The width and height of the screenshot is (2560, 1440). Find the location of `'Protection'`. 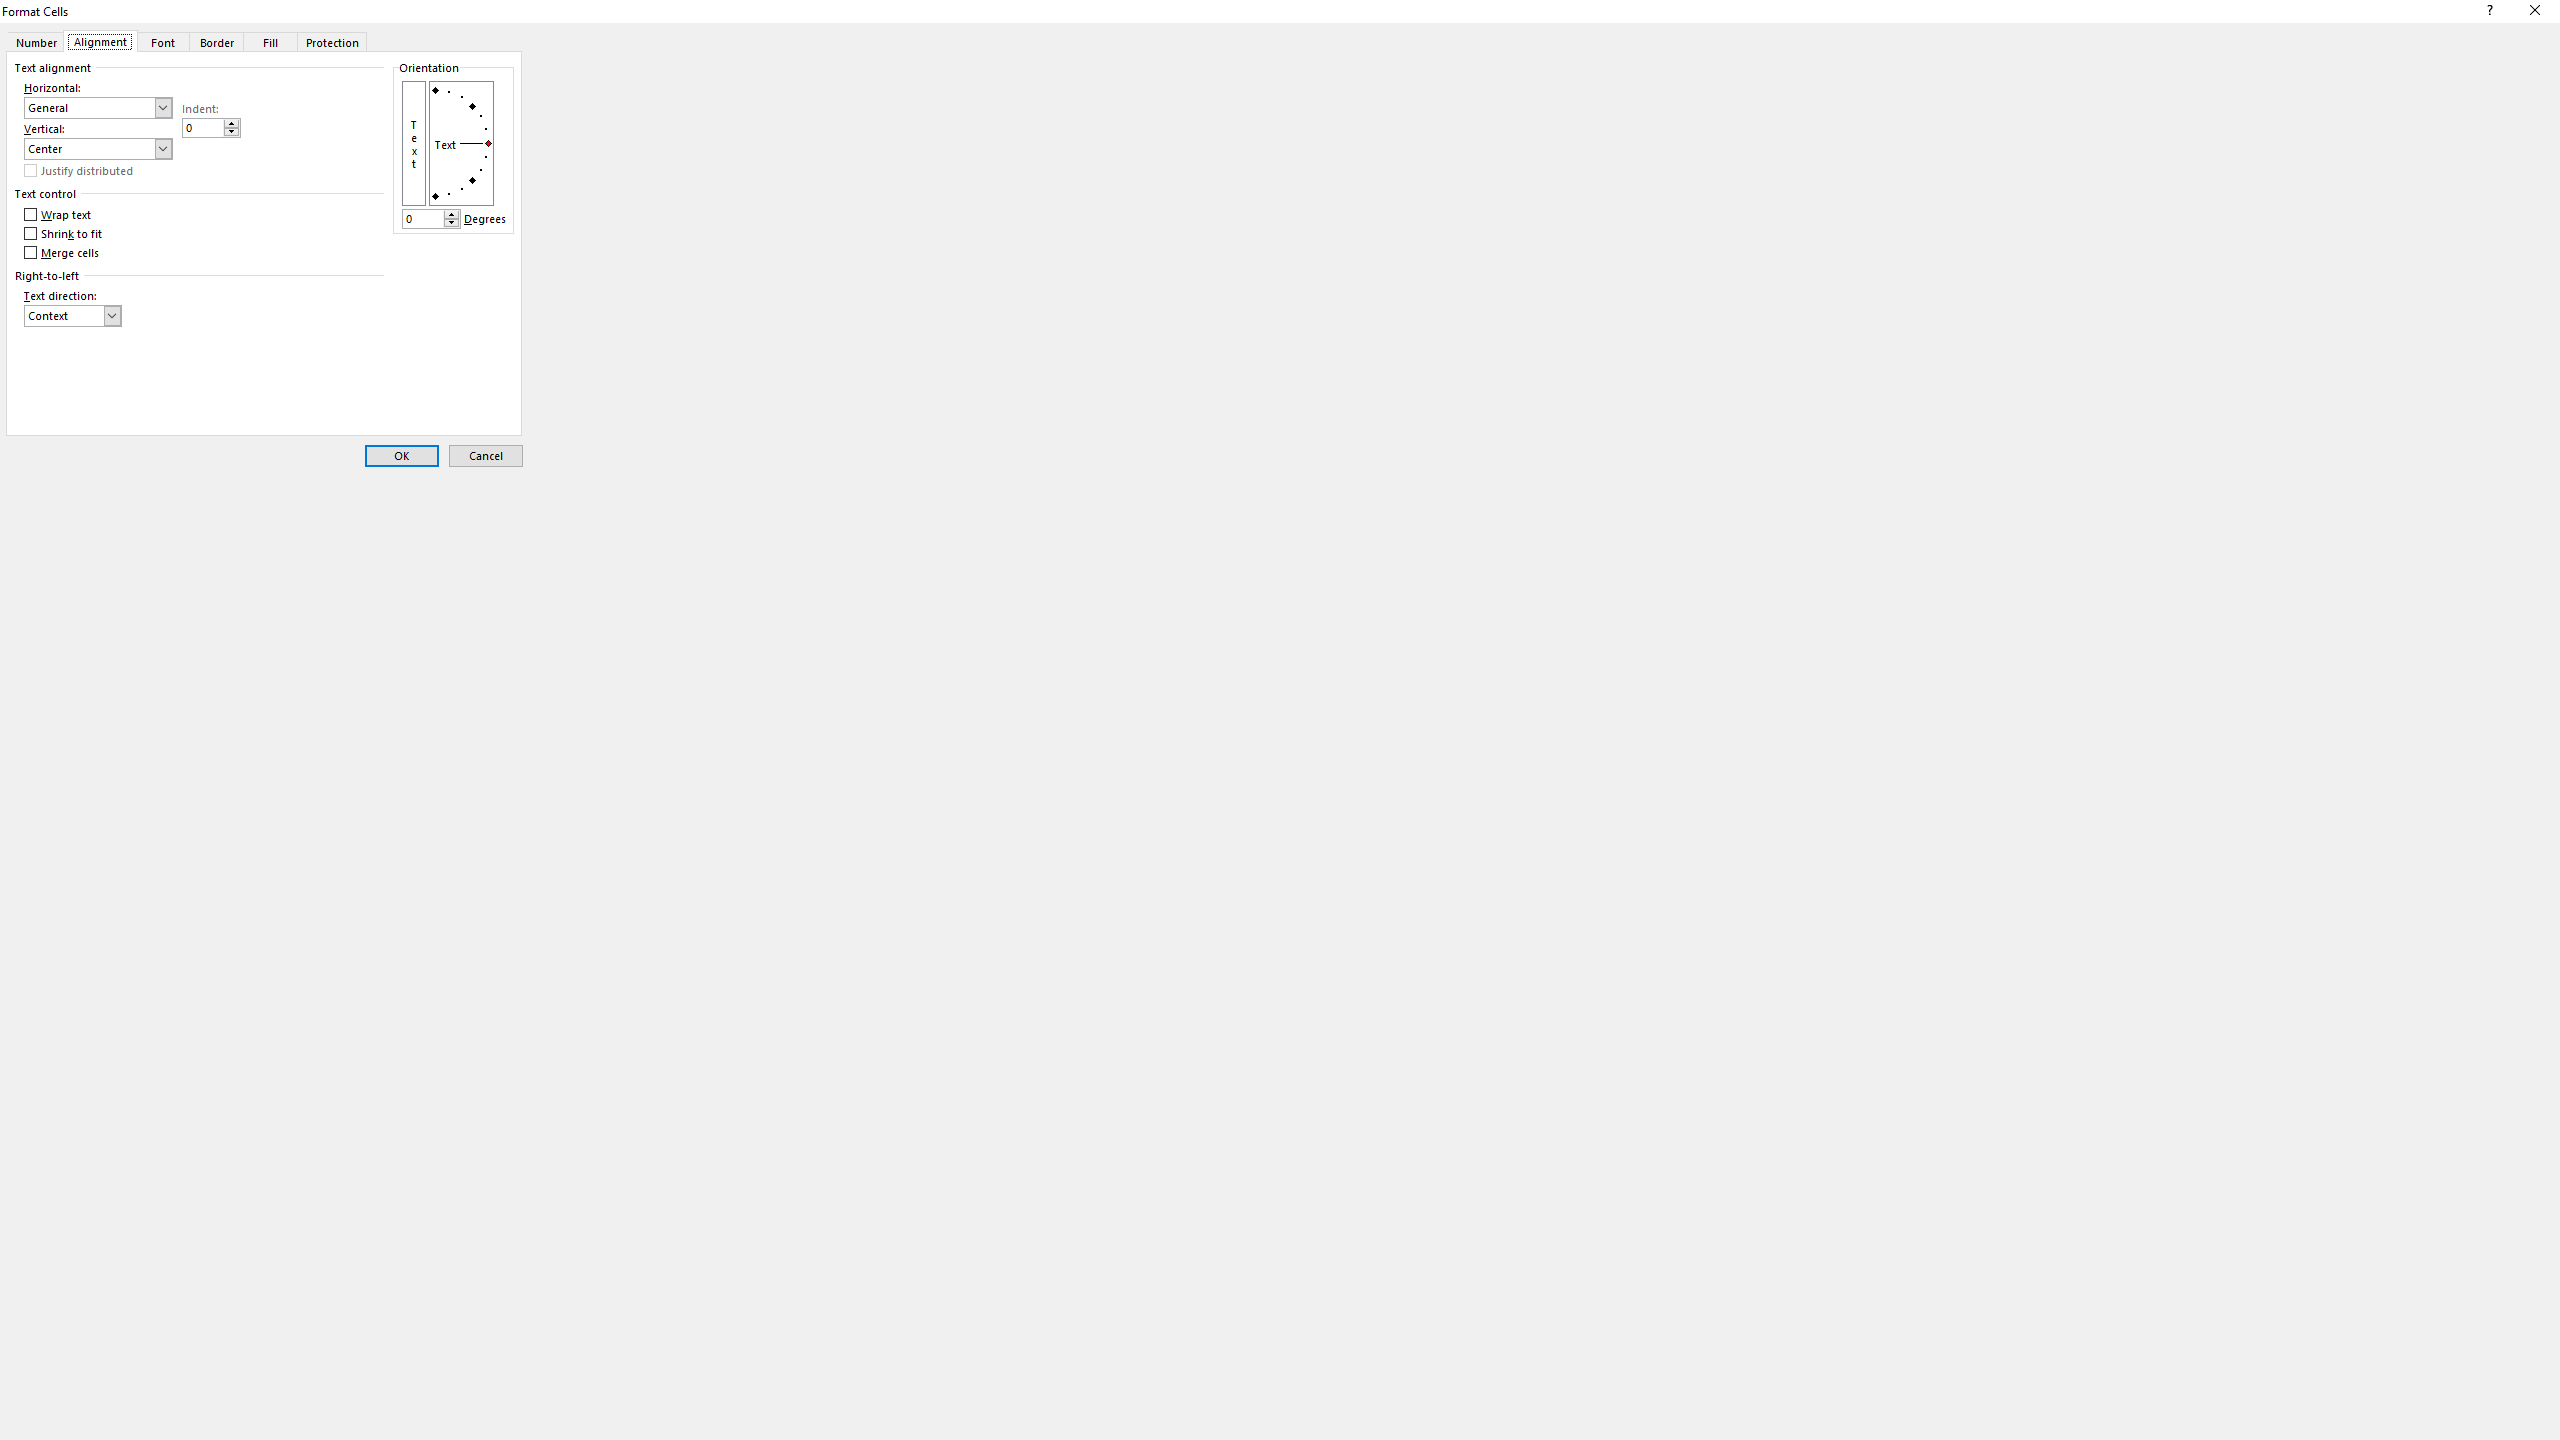

'Protection' is located at coordinates (331, 41).